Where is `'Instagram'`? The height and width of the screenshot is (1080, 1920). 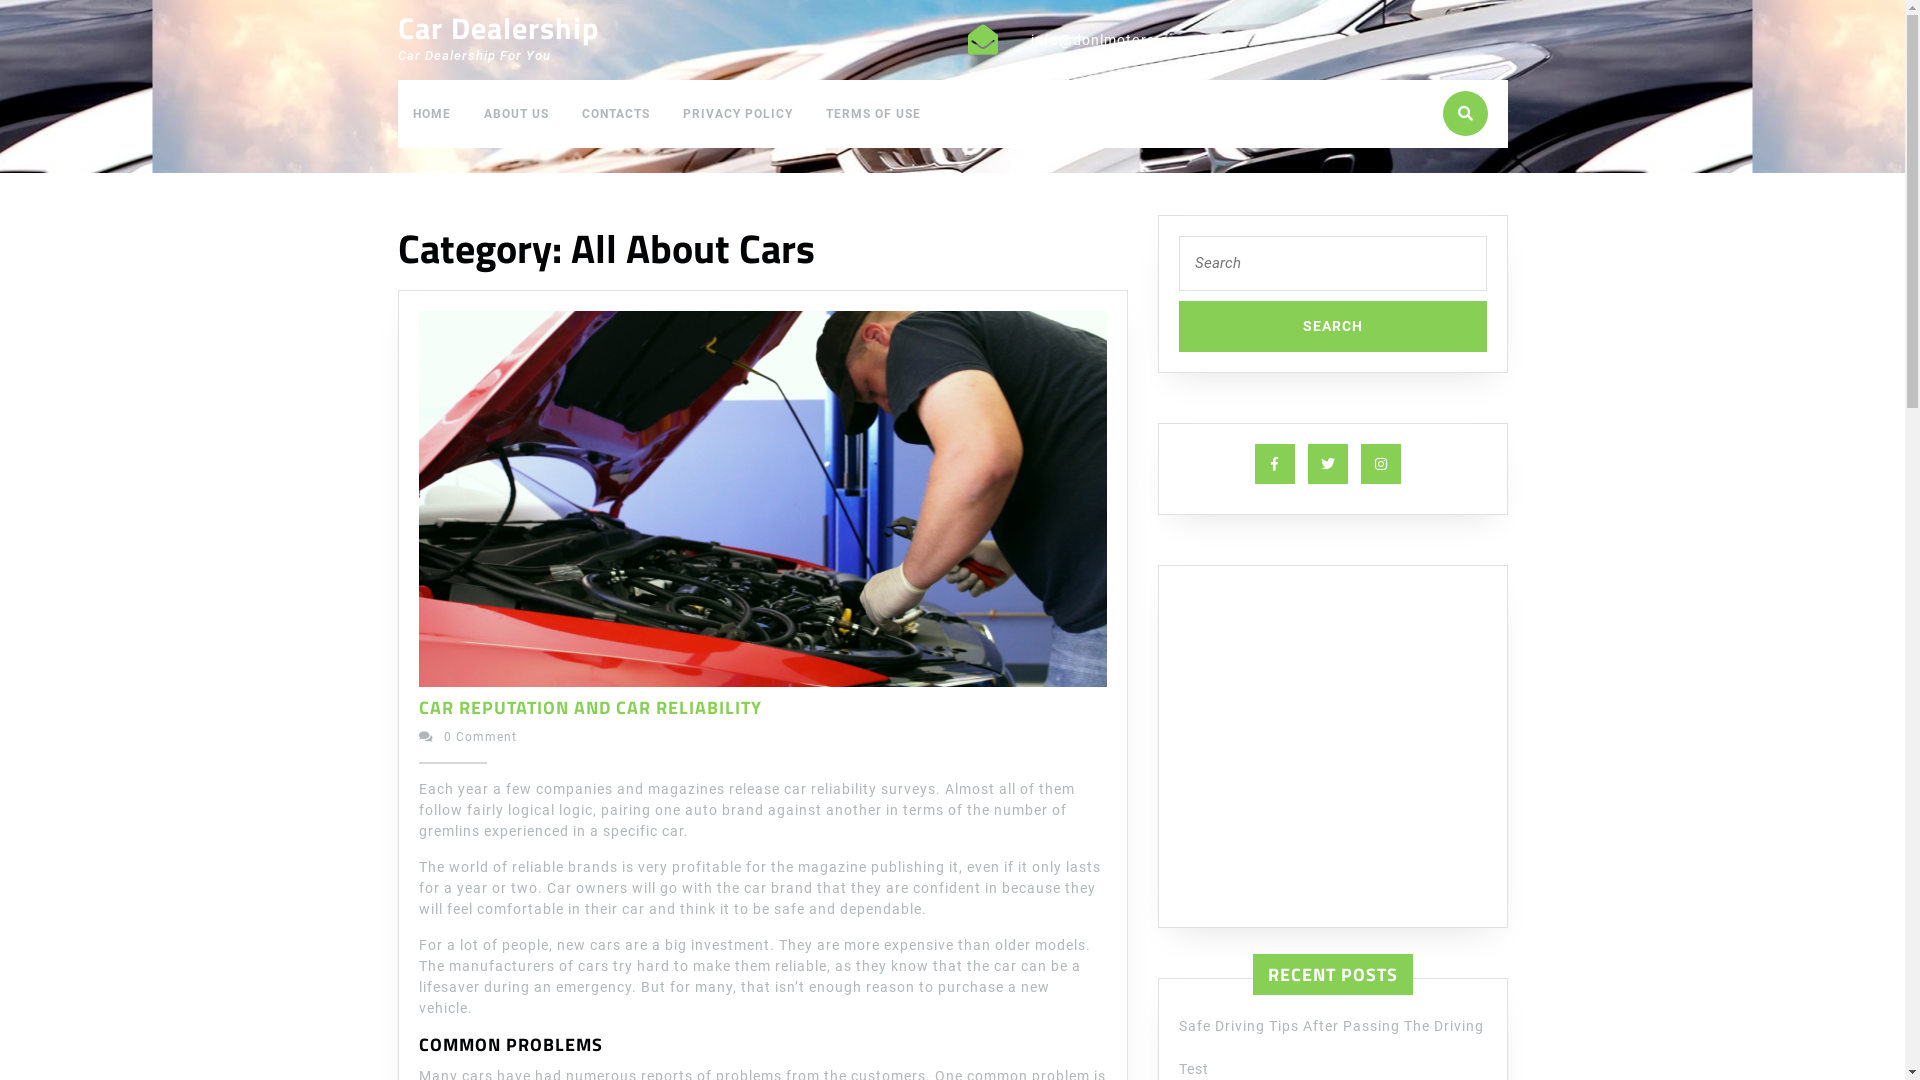
'Instagram' is located at coordinates (1384, 463).